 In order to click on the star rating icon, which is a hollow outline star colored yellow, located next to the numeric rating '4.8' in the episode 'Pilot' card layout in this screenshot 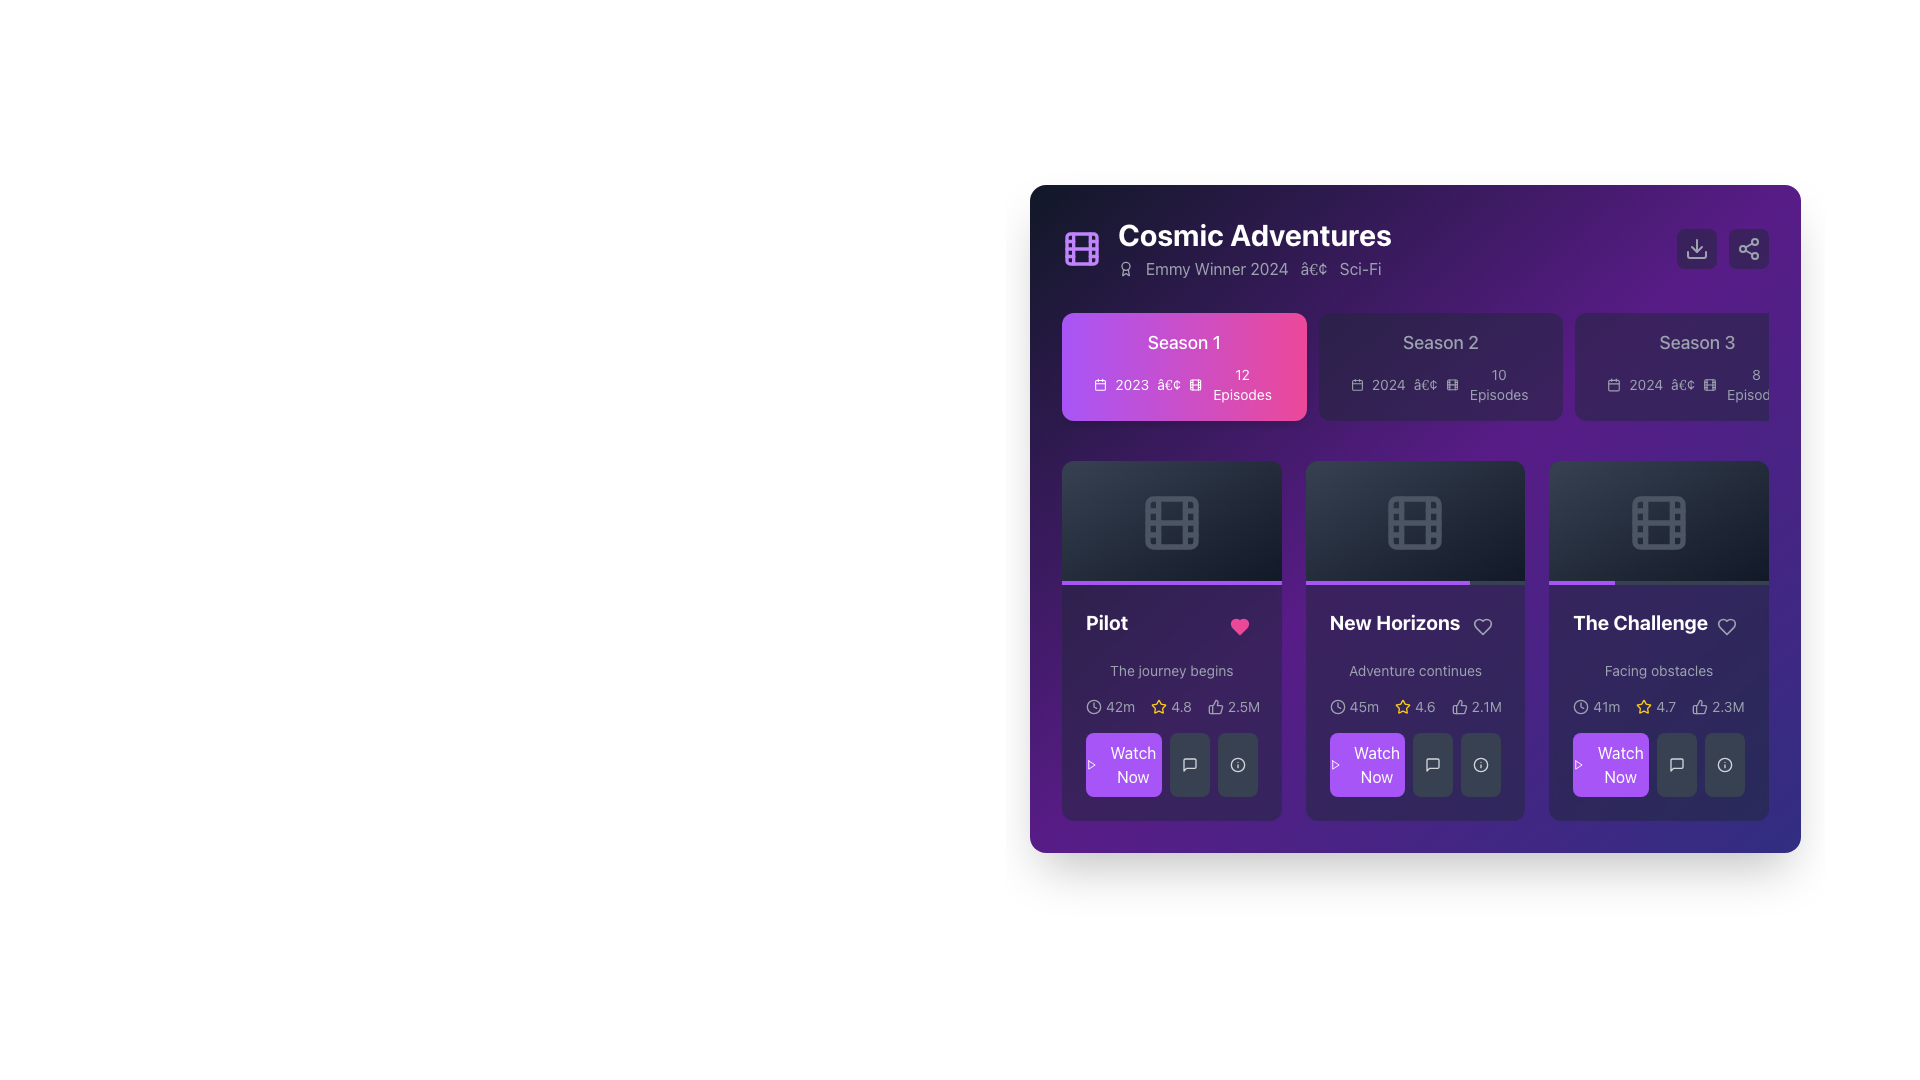, I will do `click(1159, 705)`.